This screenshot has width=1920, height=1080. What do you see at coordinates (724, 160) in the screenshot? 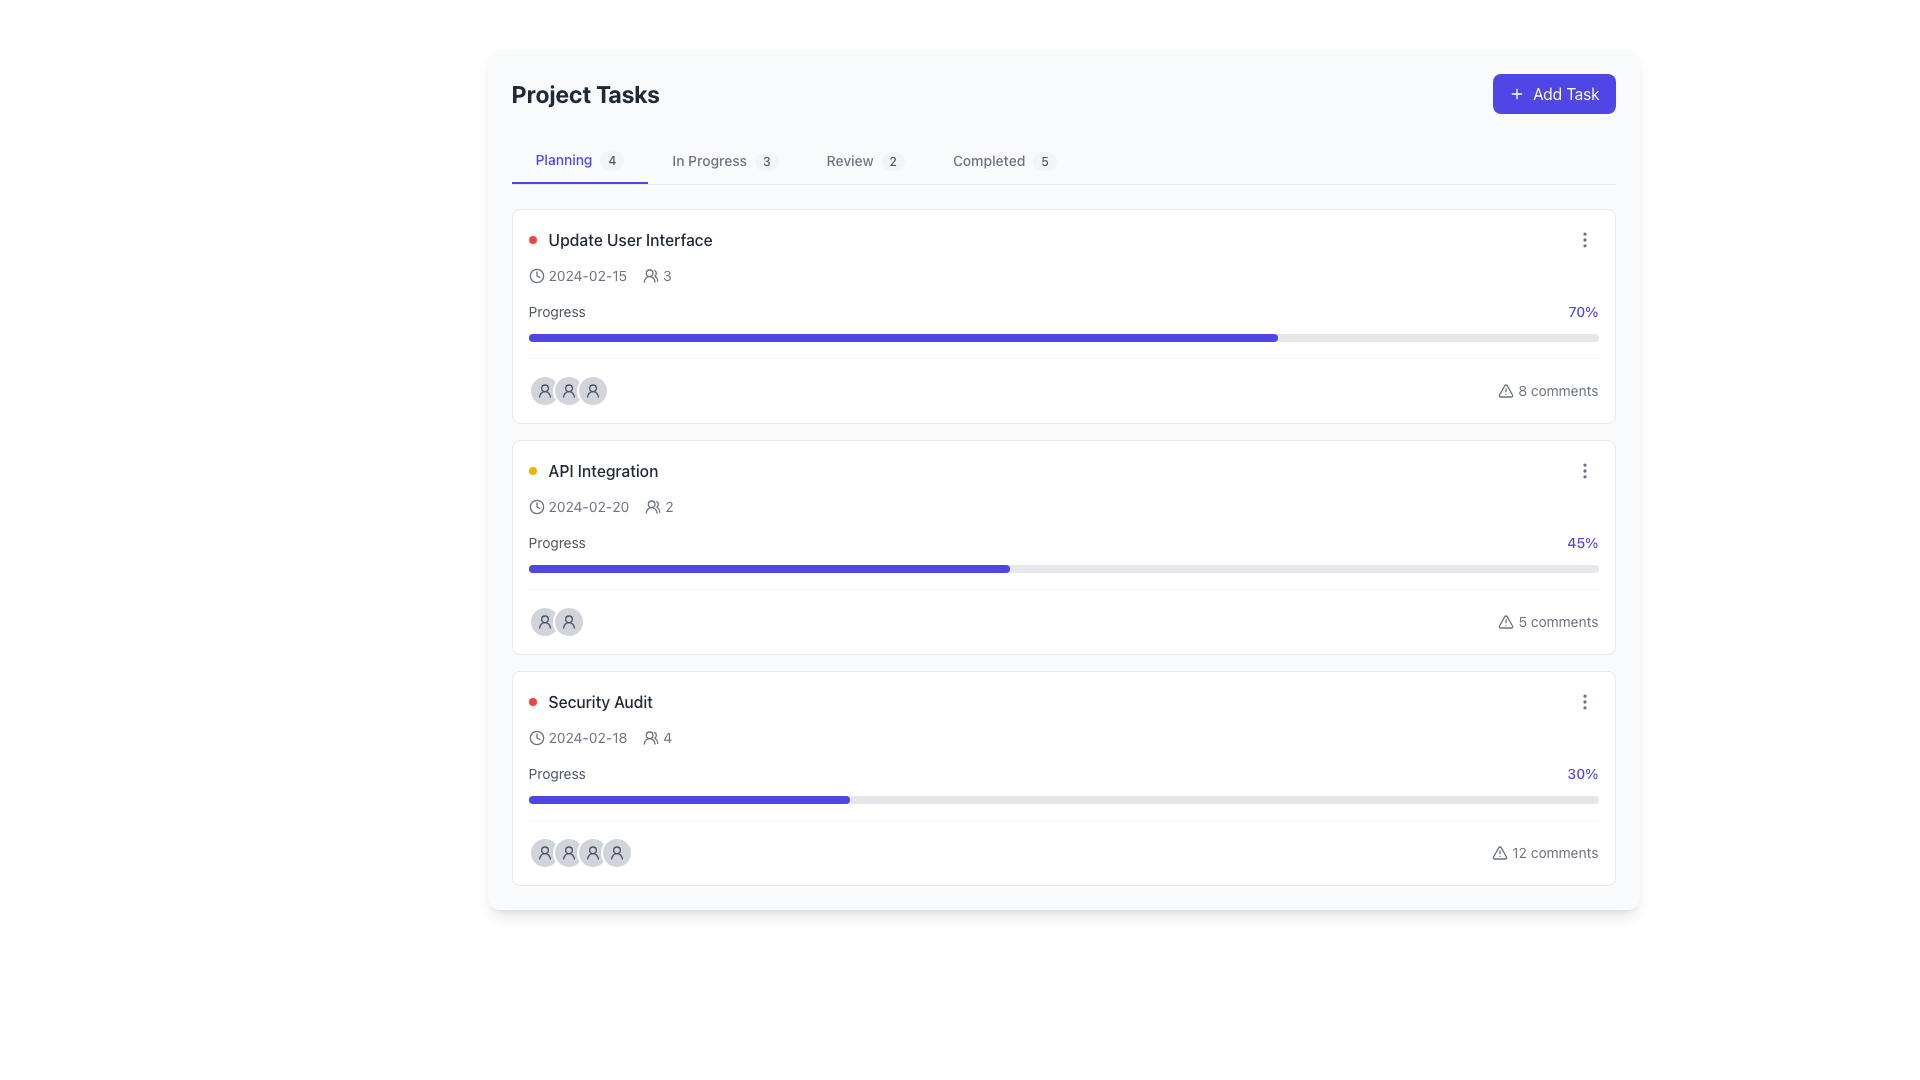
I see `the 'In Progress' navigation tab with badge to trigger style changes` at bounding box center [724, 160].